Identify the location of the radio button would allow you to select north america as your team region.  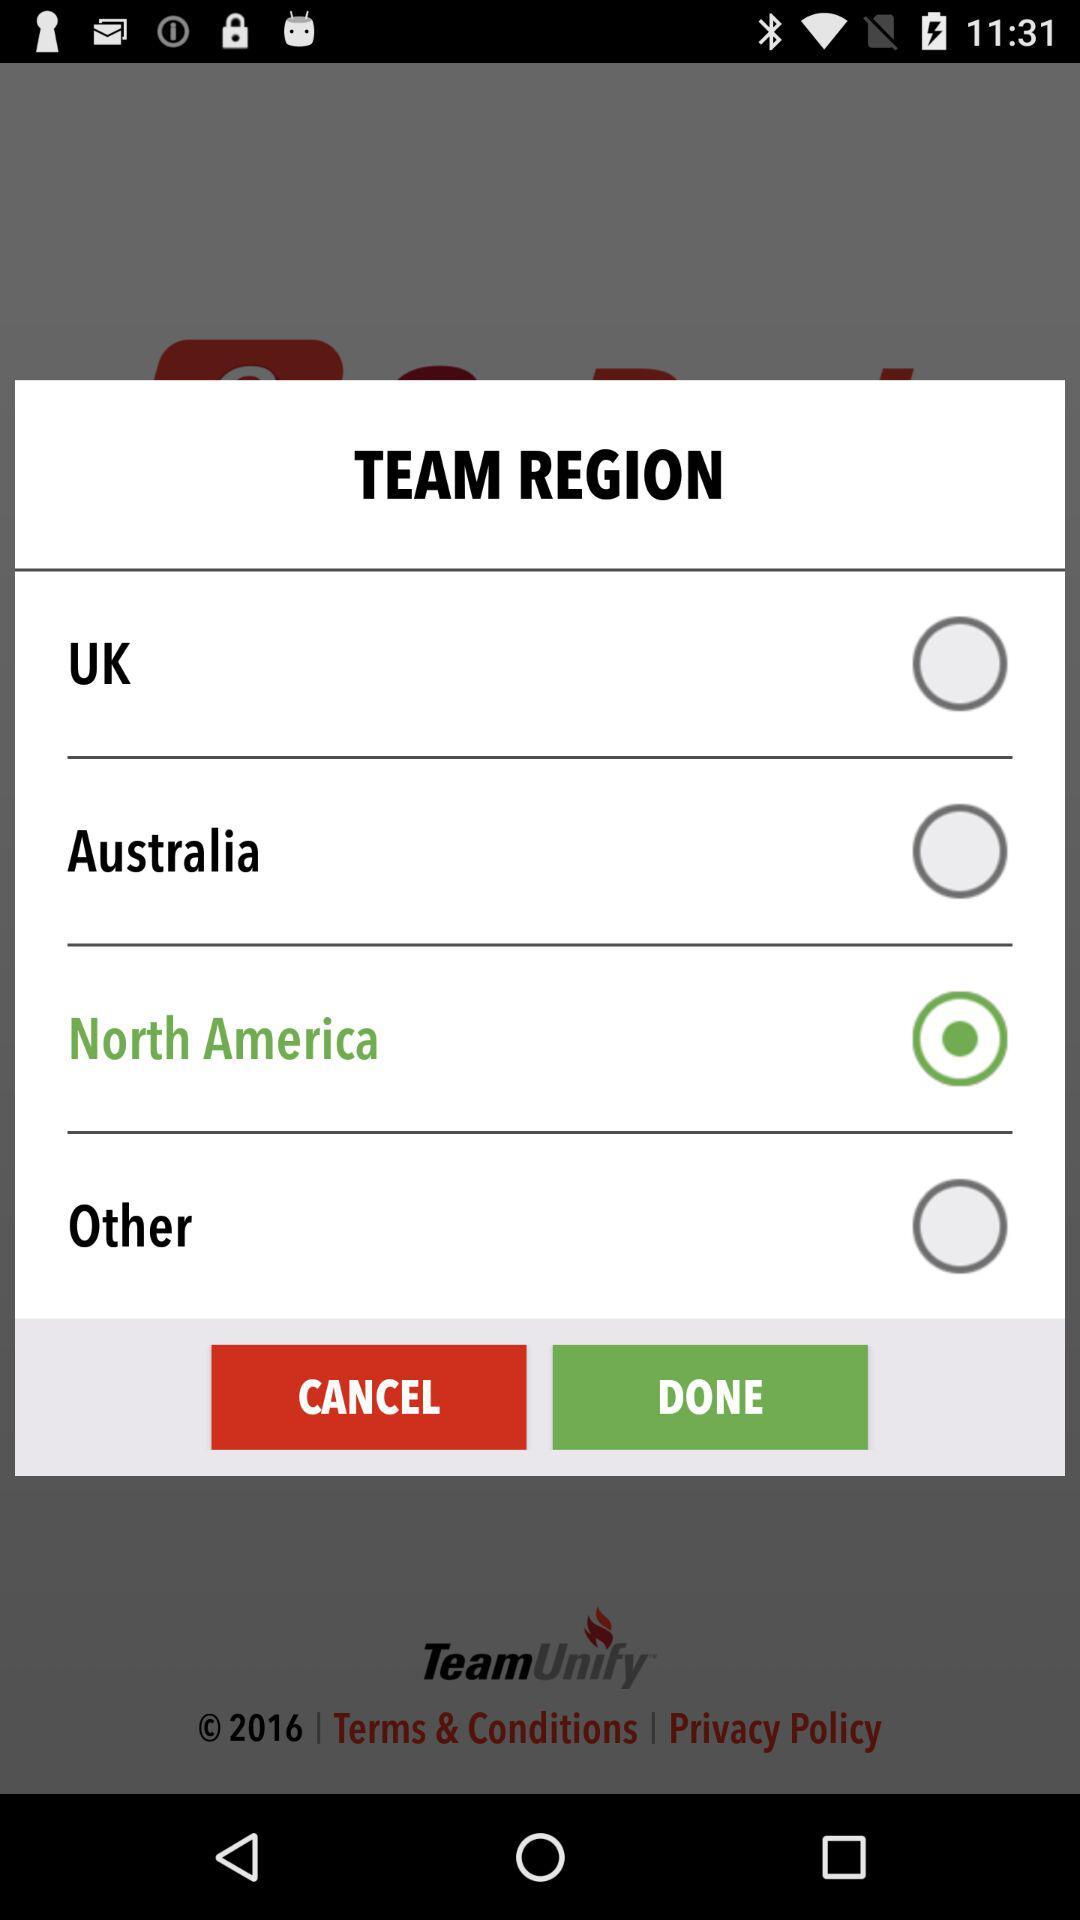
(959, 1038).